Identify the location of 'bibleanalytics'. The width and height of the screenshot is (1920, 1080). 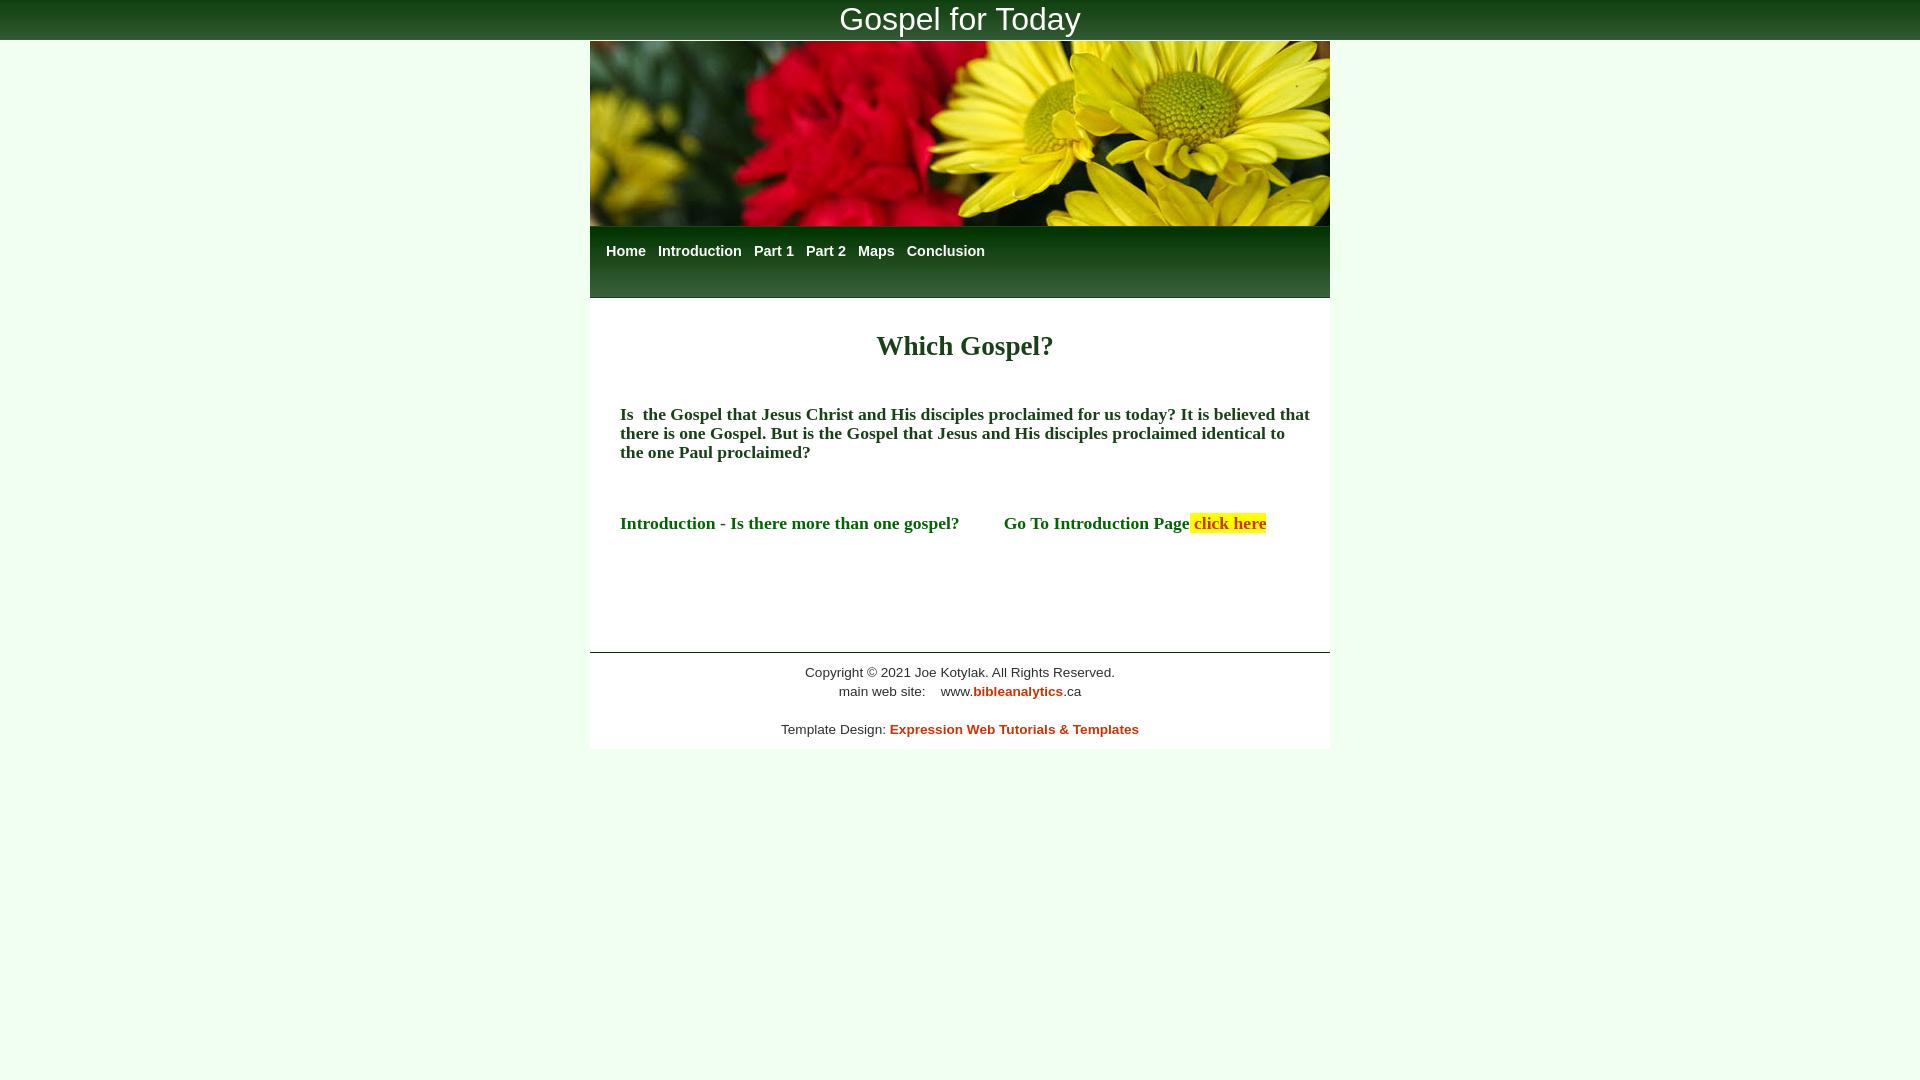
(1017, 690).